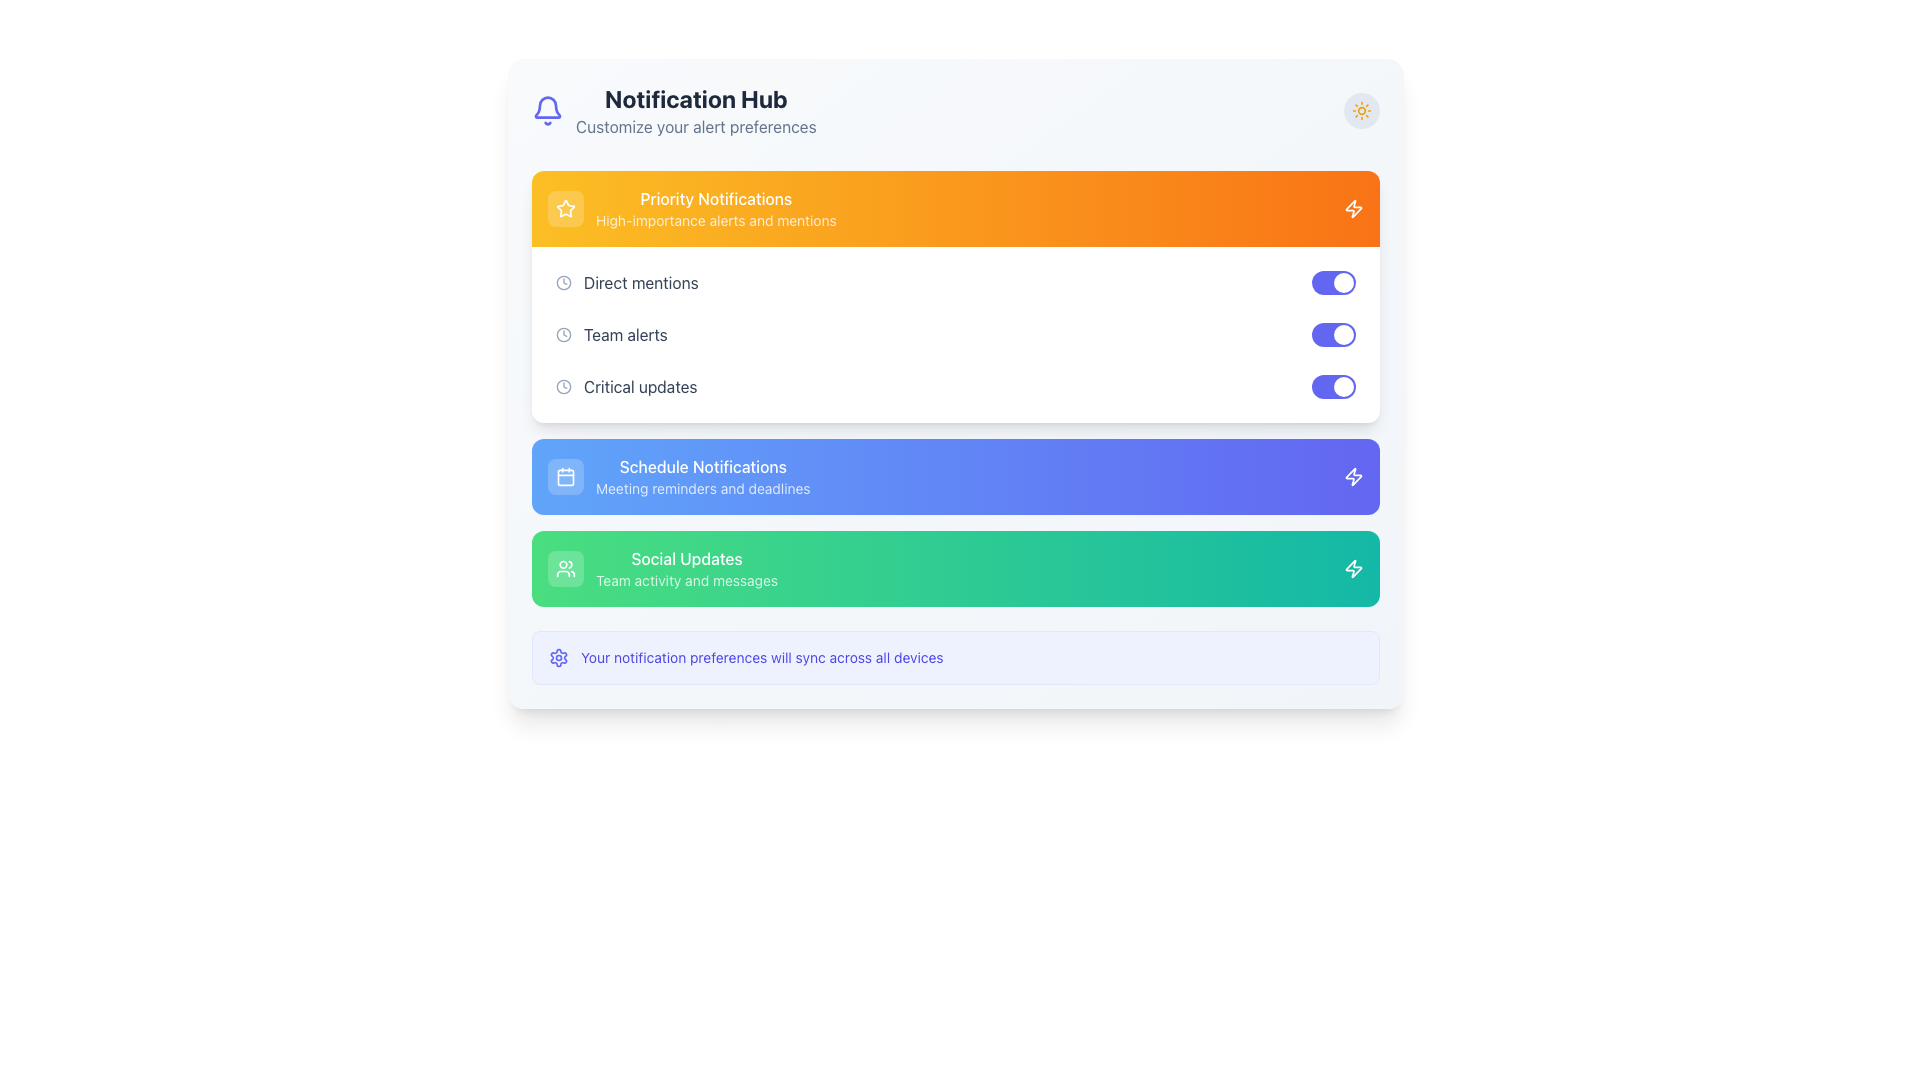  I want to click on the Notification category row labeled 'Social Updates', so click(954, 569).